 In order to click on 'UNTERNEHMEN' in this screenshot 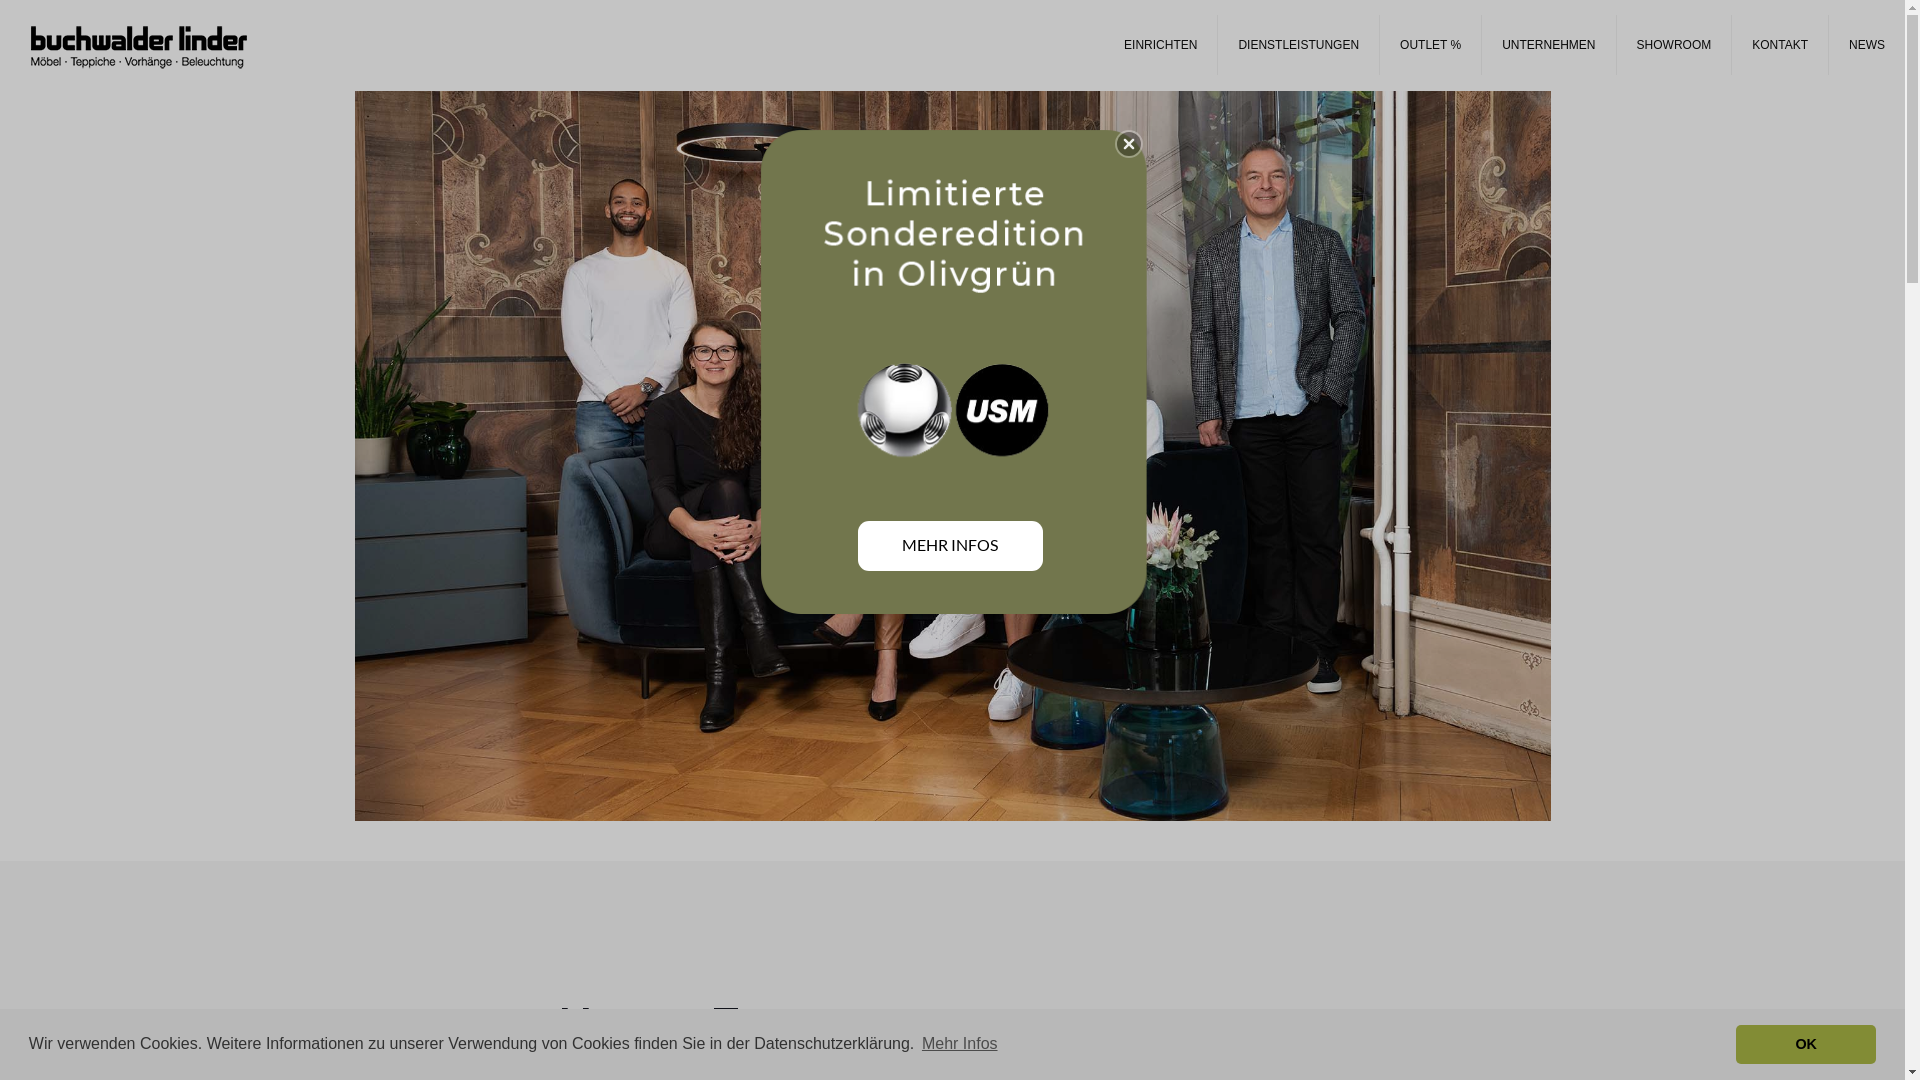, I will do `click(1482, 45)`.